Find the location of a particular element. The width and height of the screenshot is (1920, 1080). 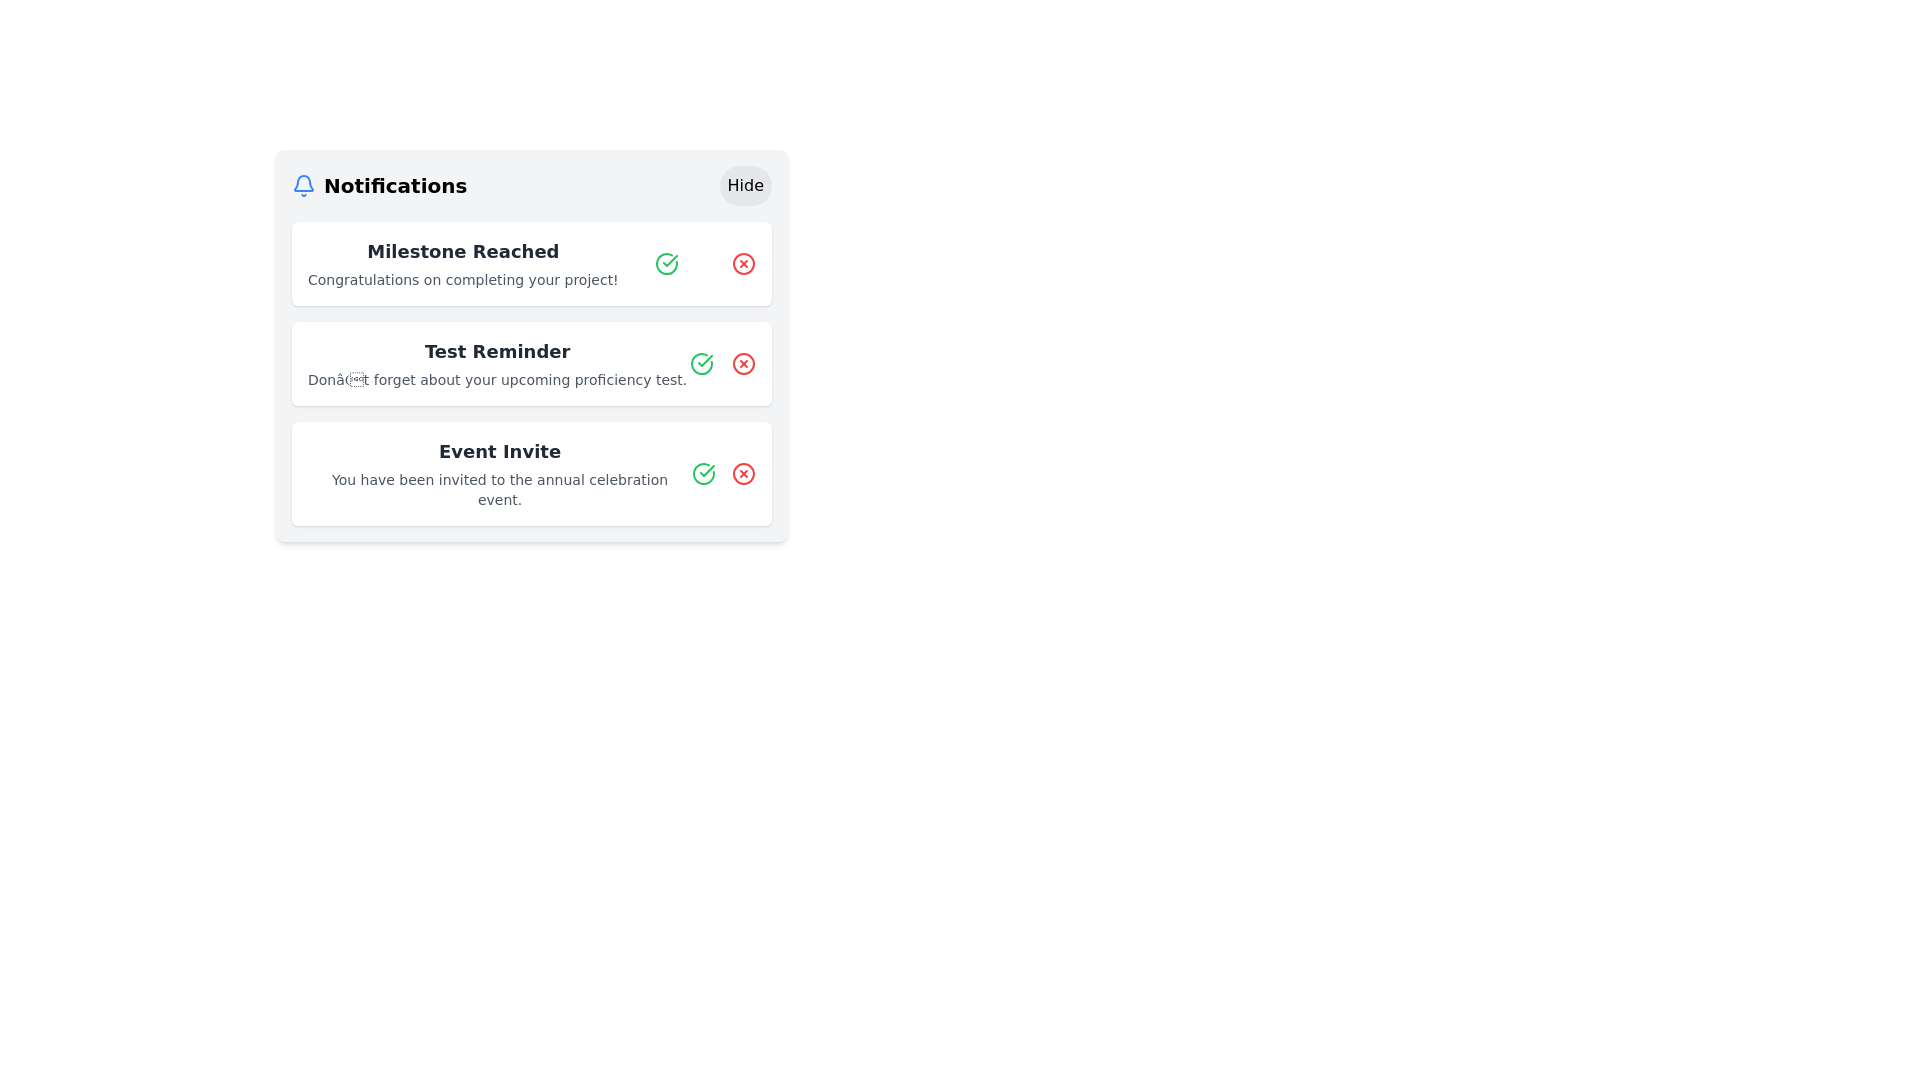

the text label providing supplementary information within the 'Test Reminder' notification card, located below the title text is located at coordinates (497, 380).